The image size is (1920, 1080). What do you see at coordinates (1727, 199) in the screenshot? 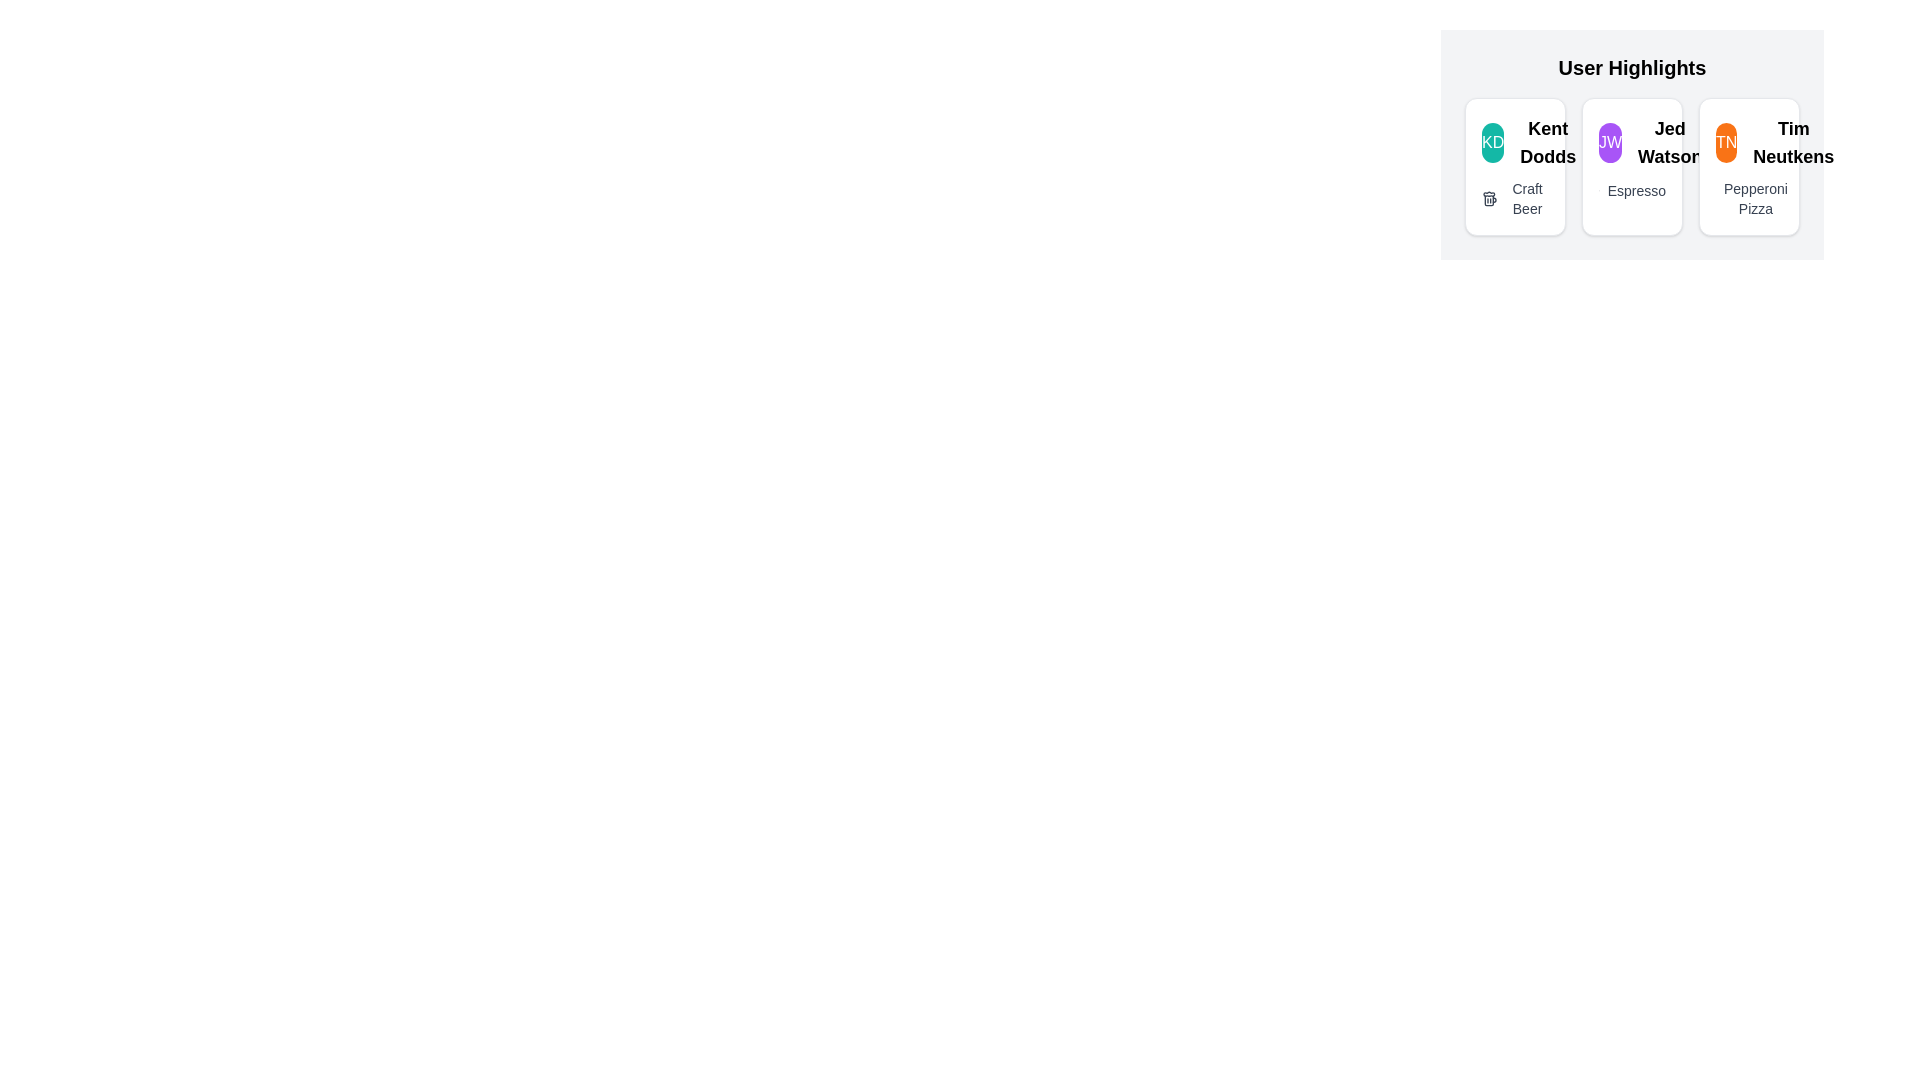
I see `the decorative pizza slice icon located under 'Tim Neutkens' and beside 'Pepperoni Pizza' in the third card of the user highlights` at bounding box center [1727, 199].